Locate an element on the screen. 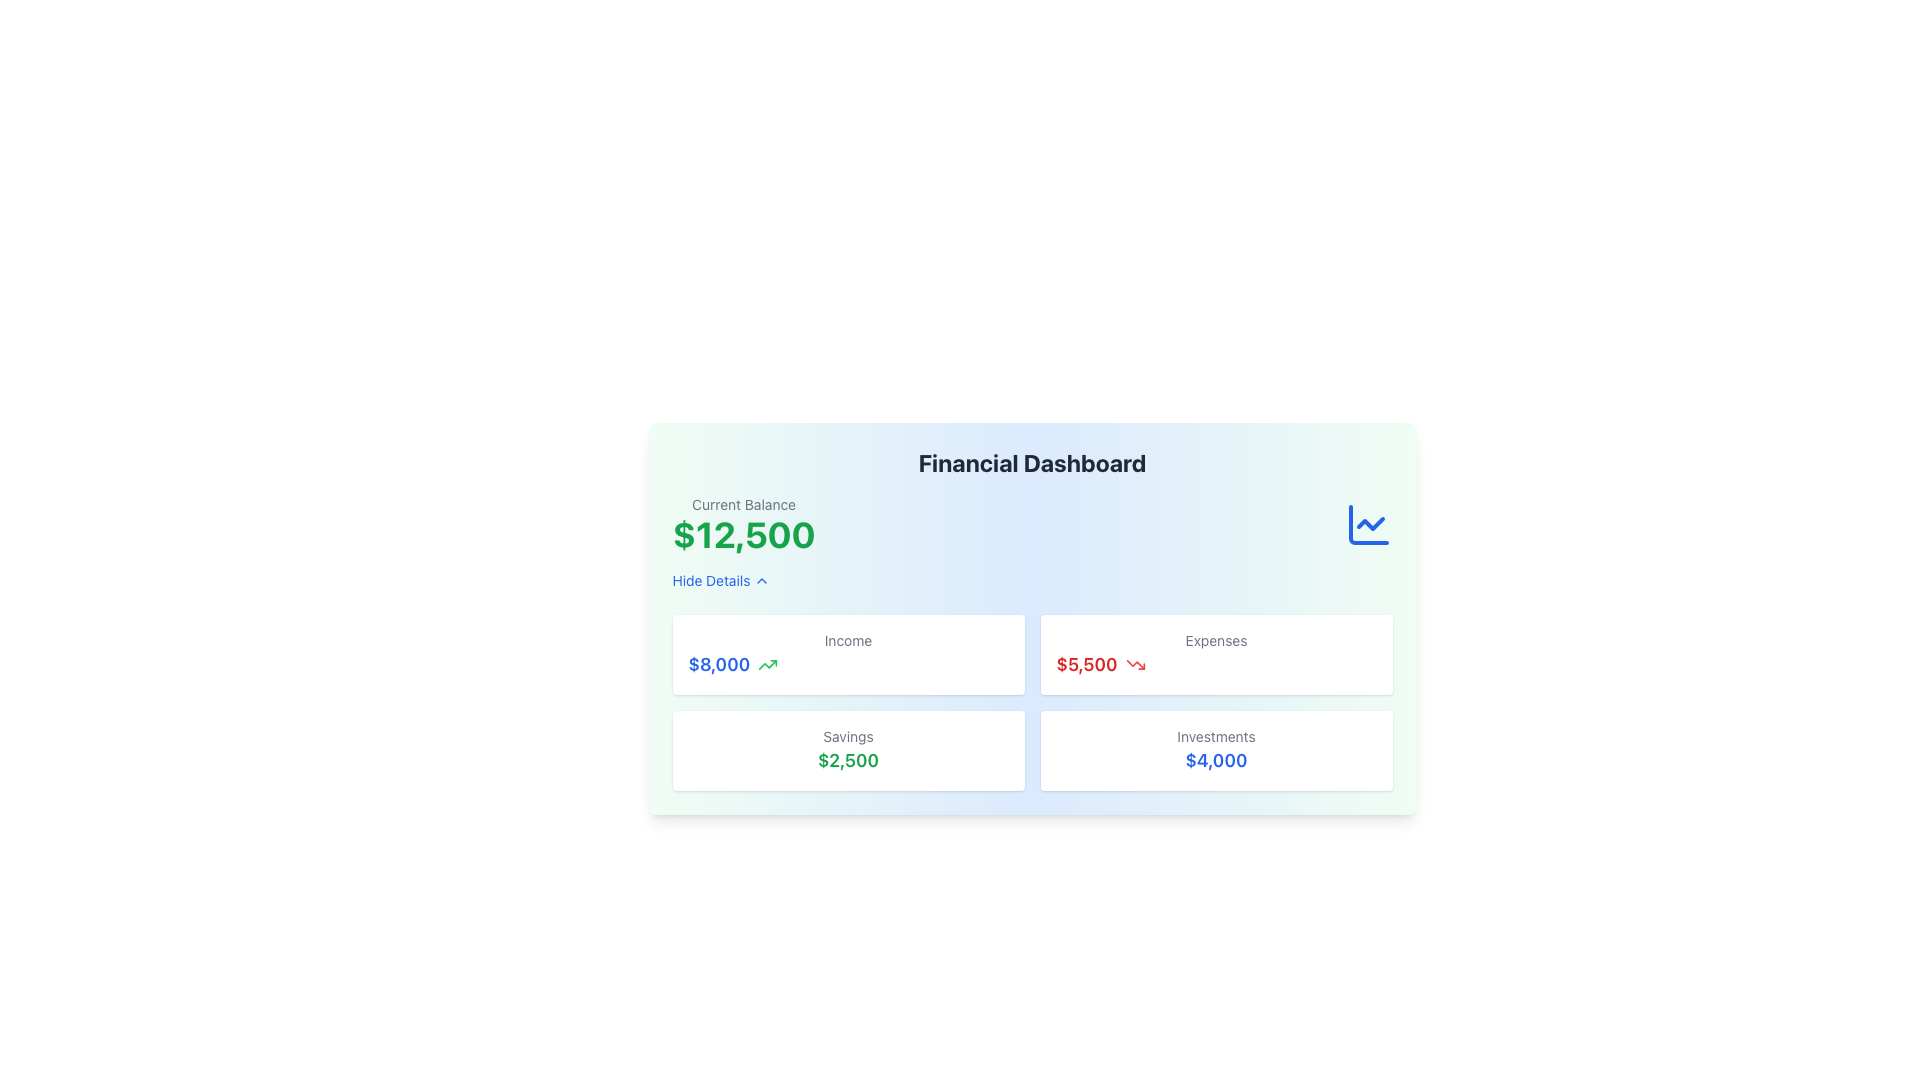  the Text Display that indicates the total amount allocated to investments, located in the lower-right card of the dashboard, directly below the 'Investments' label is located at coordinates (1215, 760).